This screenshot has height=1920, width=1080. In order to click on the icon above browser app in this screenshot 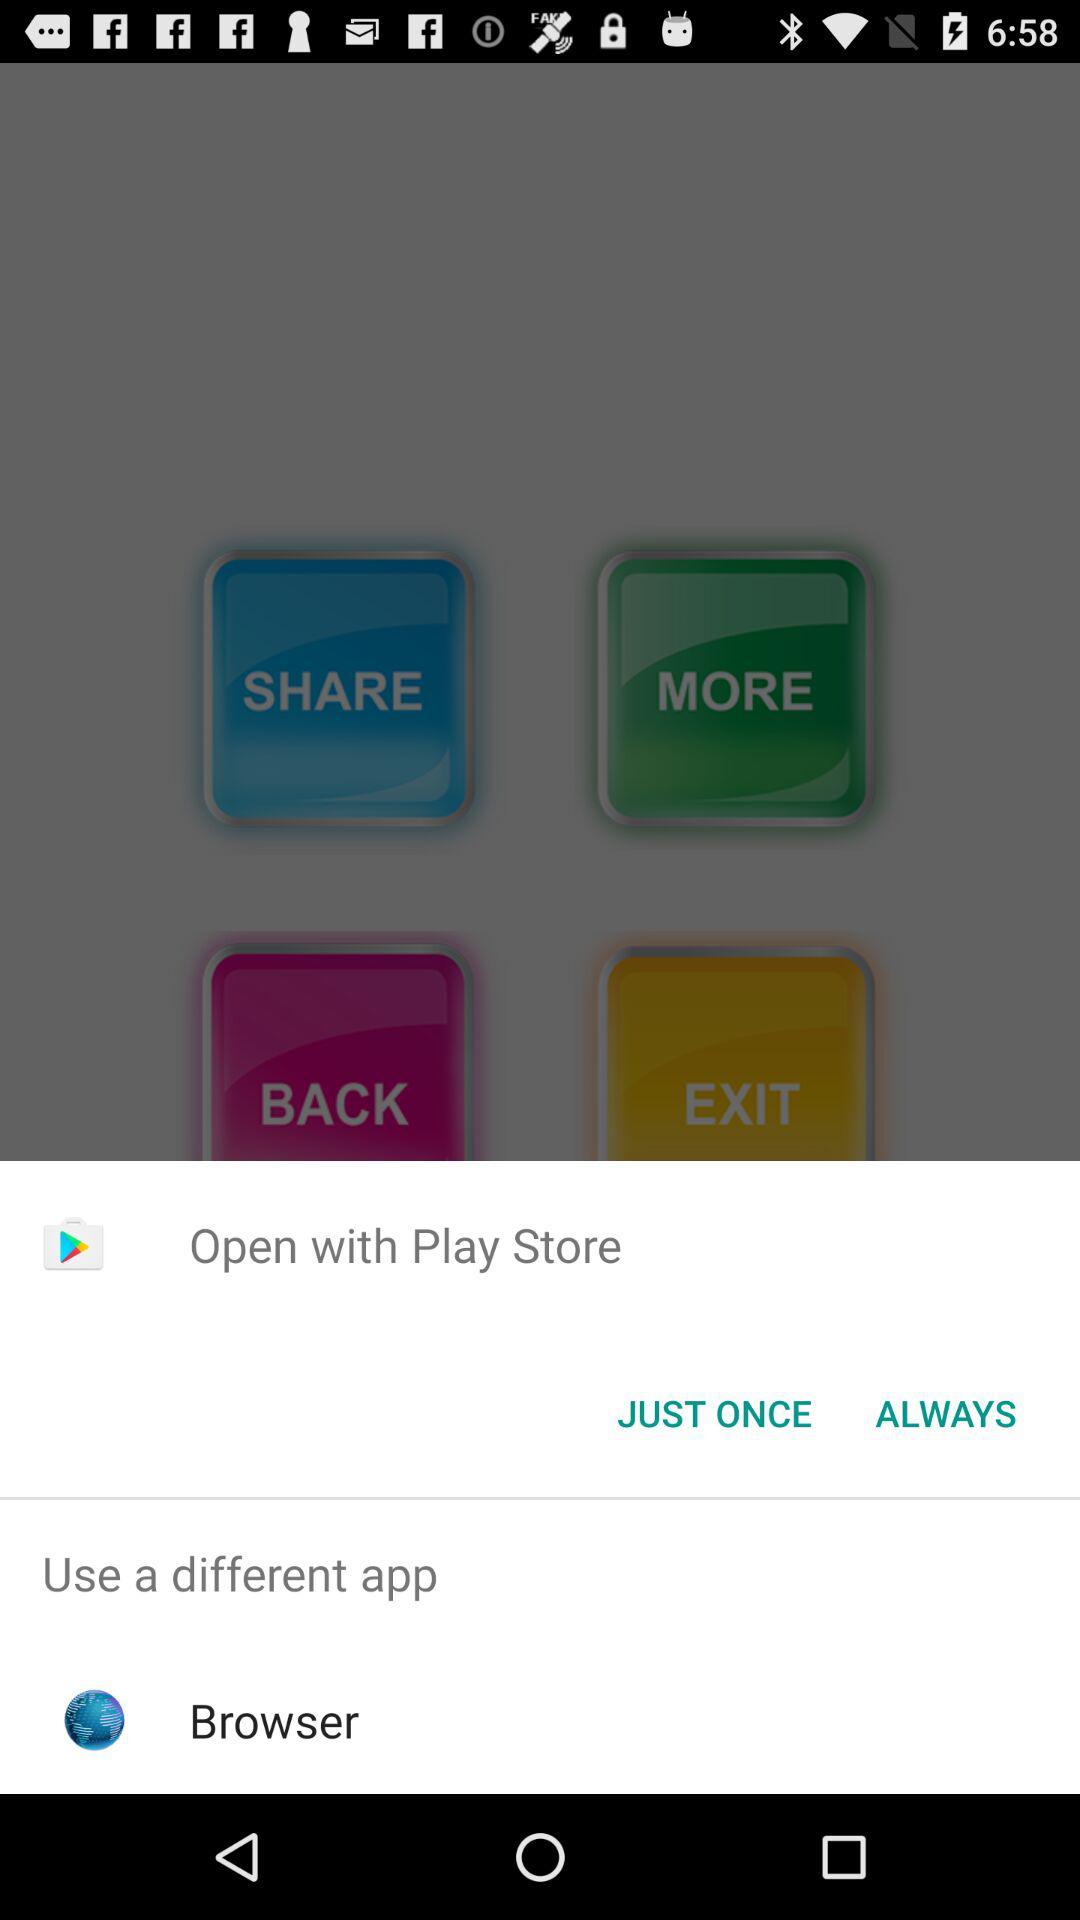, I will do `click(540, 1572)`.